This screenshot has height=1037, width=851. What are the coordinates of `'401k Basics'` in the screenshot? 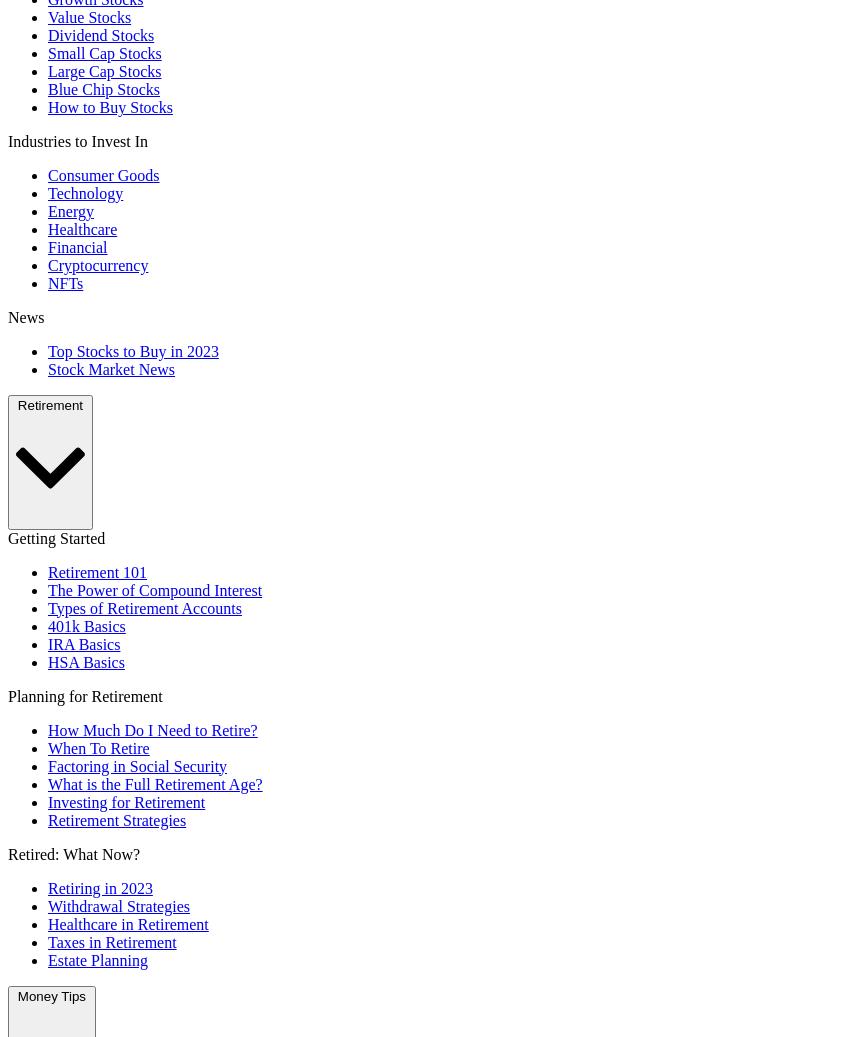 It's located at (85, 625).